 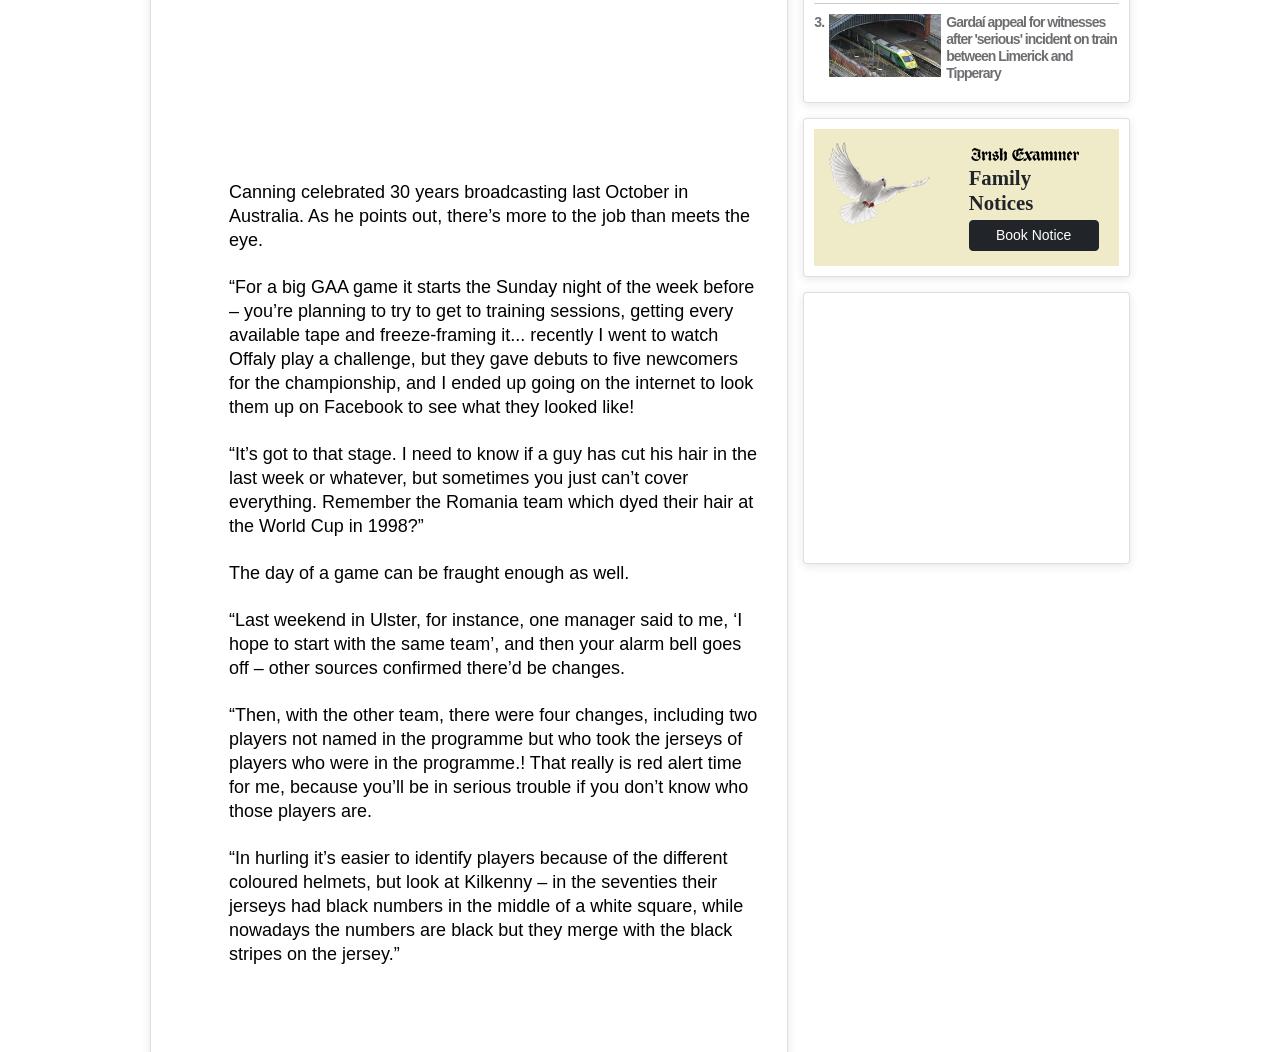 I want to click on 'Rugby', so click(x=412, y=404).